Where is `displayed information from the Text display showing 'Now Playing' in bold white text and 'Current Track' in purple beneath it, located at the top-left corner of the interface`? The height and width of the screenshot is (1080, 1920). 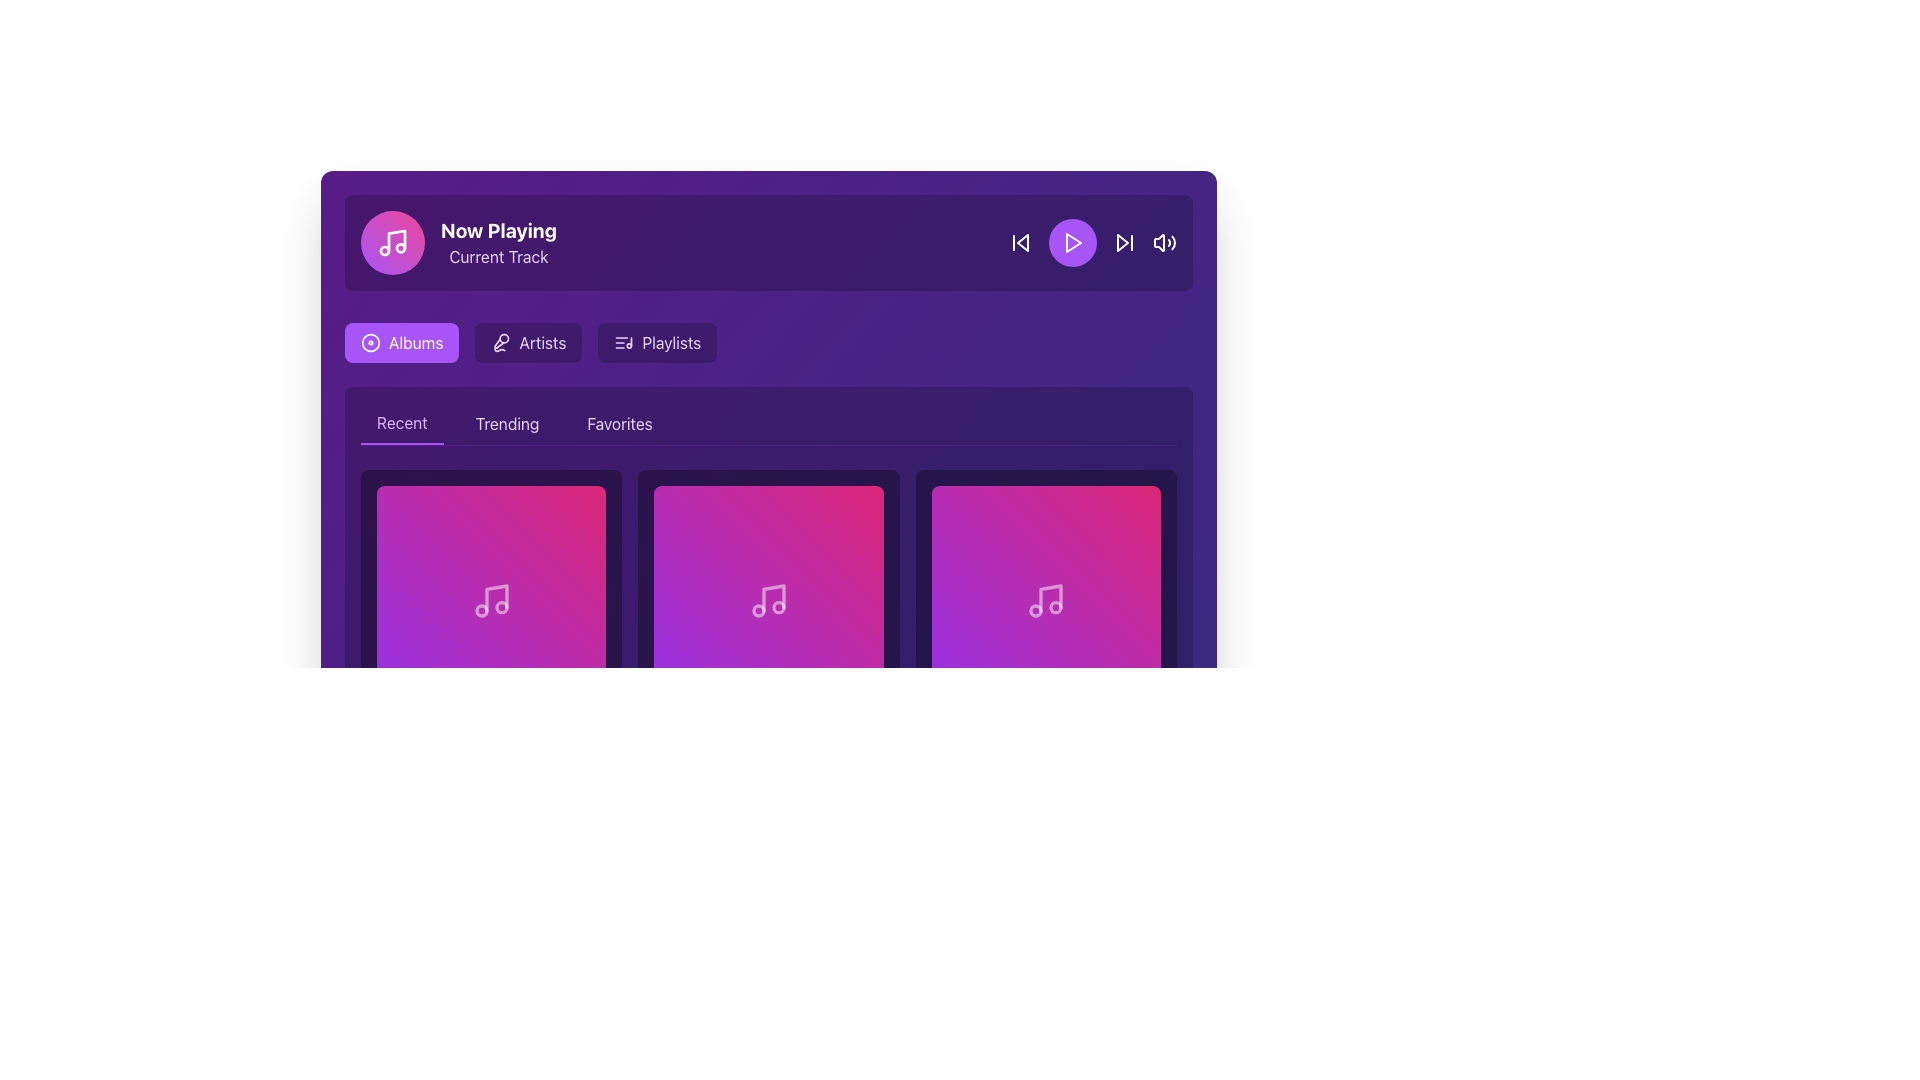 displayed information from the Text display showing 'Now Playing' in bold white text and 'Current Track' in purple beneath it, located at the top-left corner of the interface is located at coordinates (499, 242).